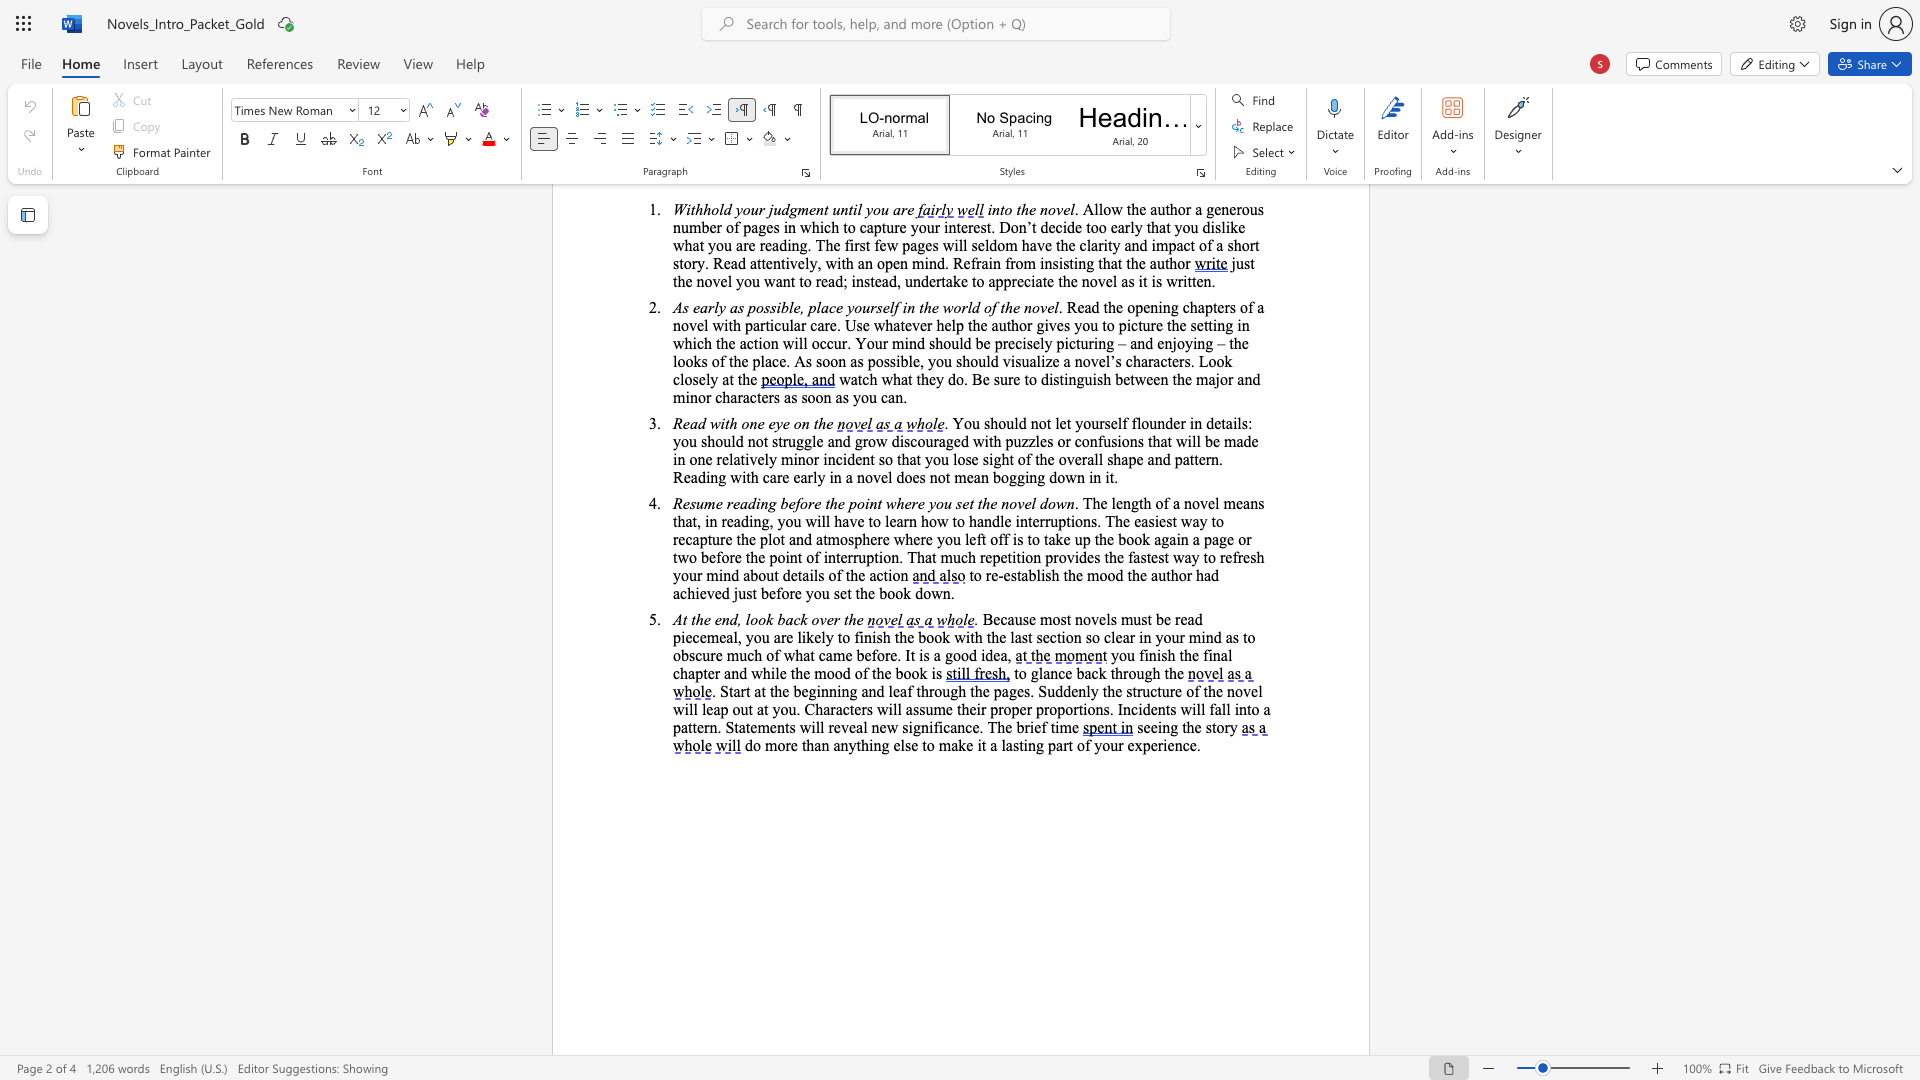 The width and height of the screenshot is (1920, 1080). I want to click on the subset text "ing the st" within the text "seeing the story", so click(1157, 727).